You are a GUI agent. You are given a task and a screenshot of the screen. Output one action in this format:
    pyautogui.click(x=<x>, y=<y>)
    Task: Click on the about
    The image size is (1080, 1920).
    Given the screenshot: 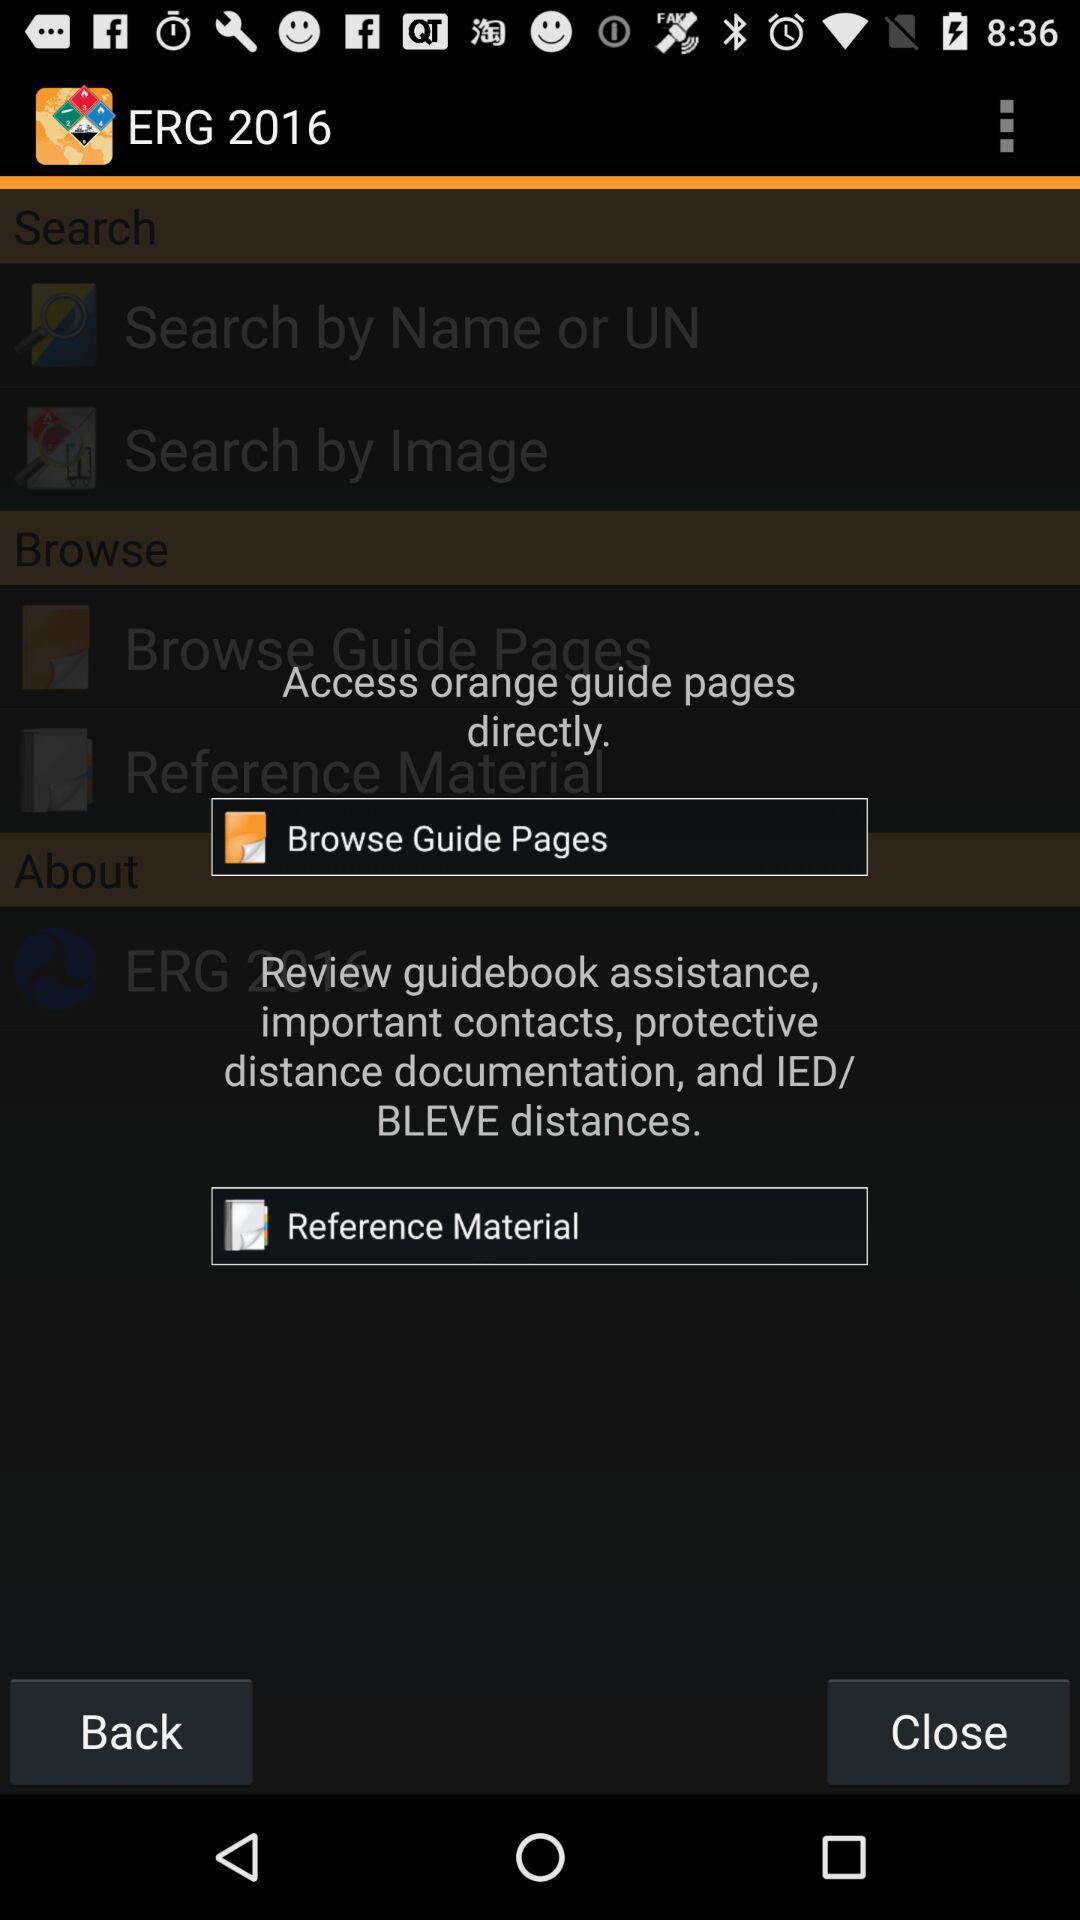 What is the action you would take?
    pyautogui.click(x=540, y=869)
    